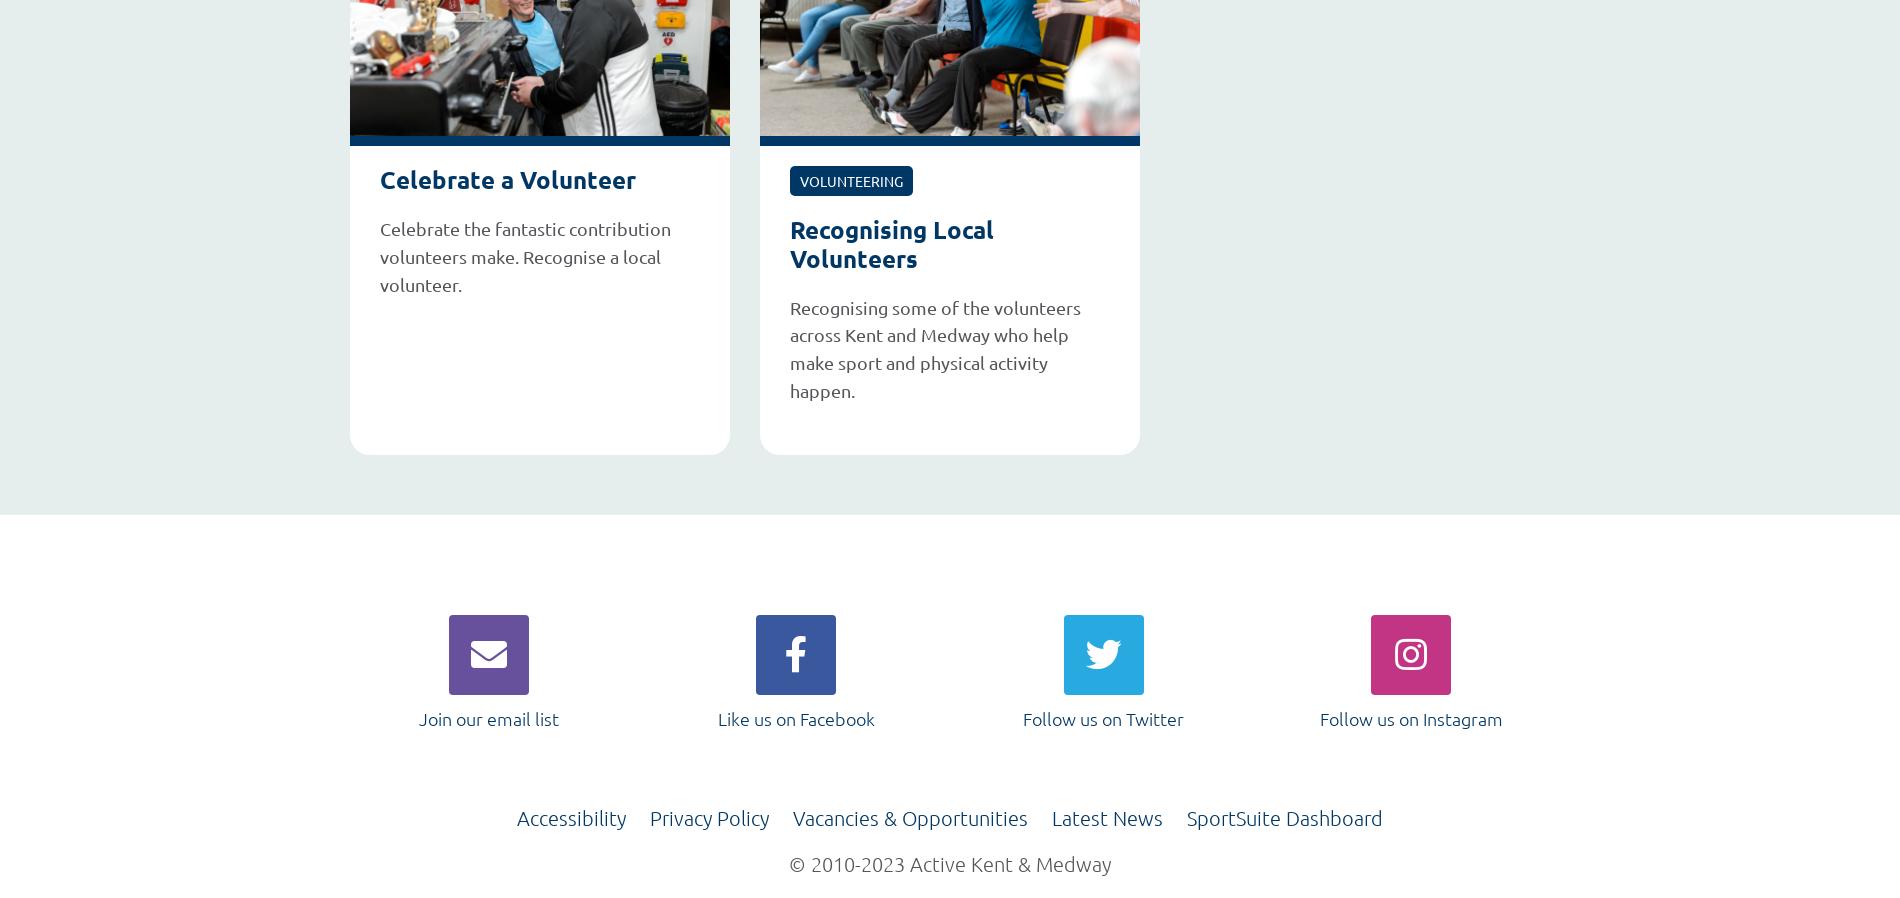  What do you see at coordinates (794, 718) in the screenshot?
I see `'Like us on Facebook'` at bounding box center [794, 718].